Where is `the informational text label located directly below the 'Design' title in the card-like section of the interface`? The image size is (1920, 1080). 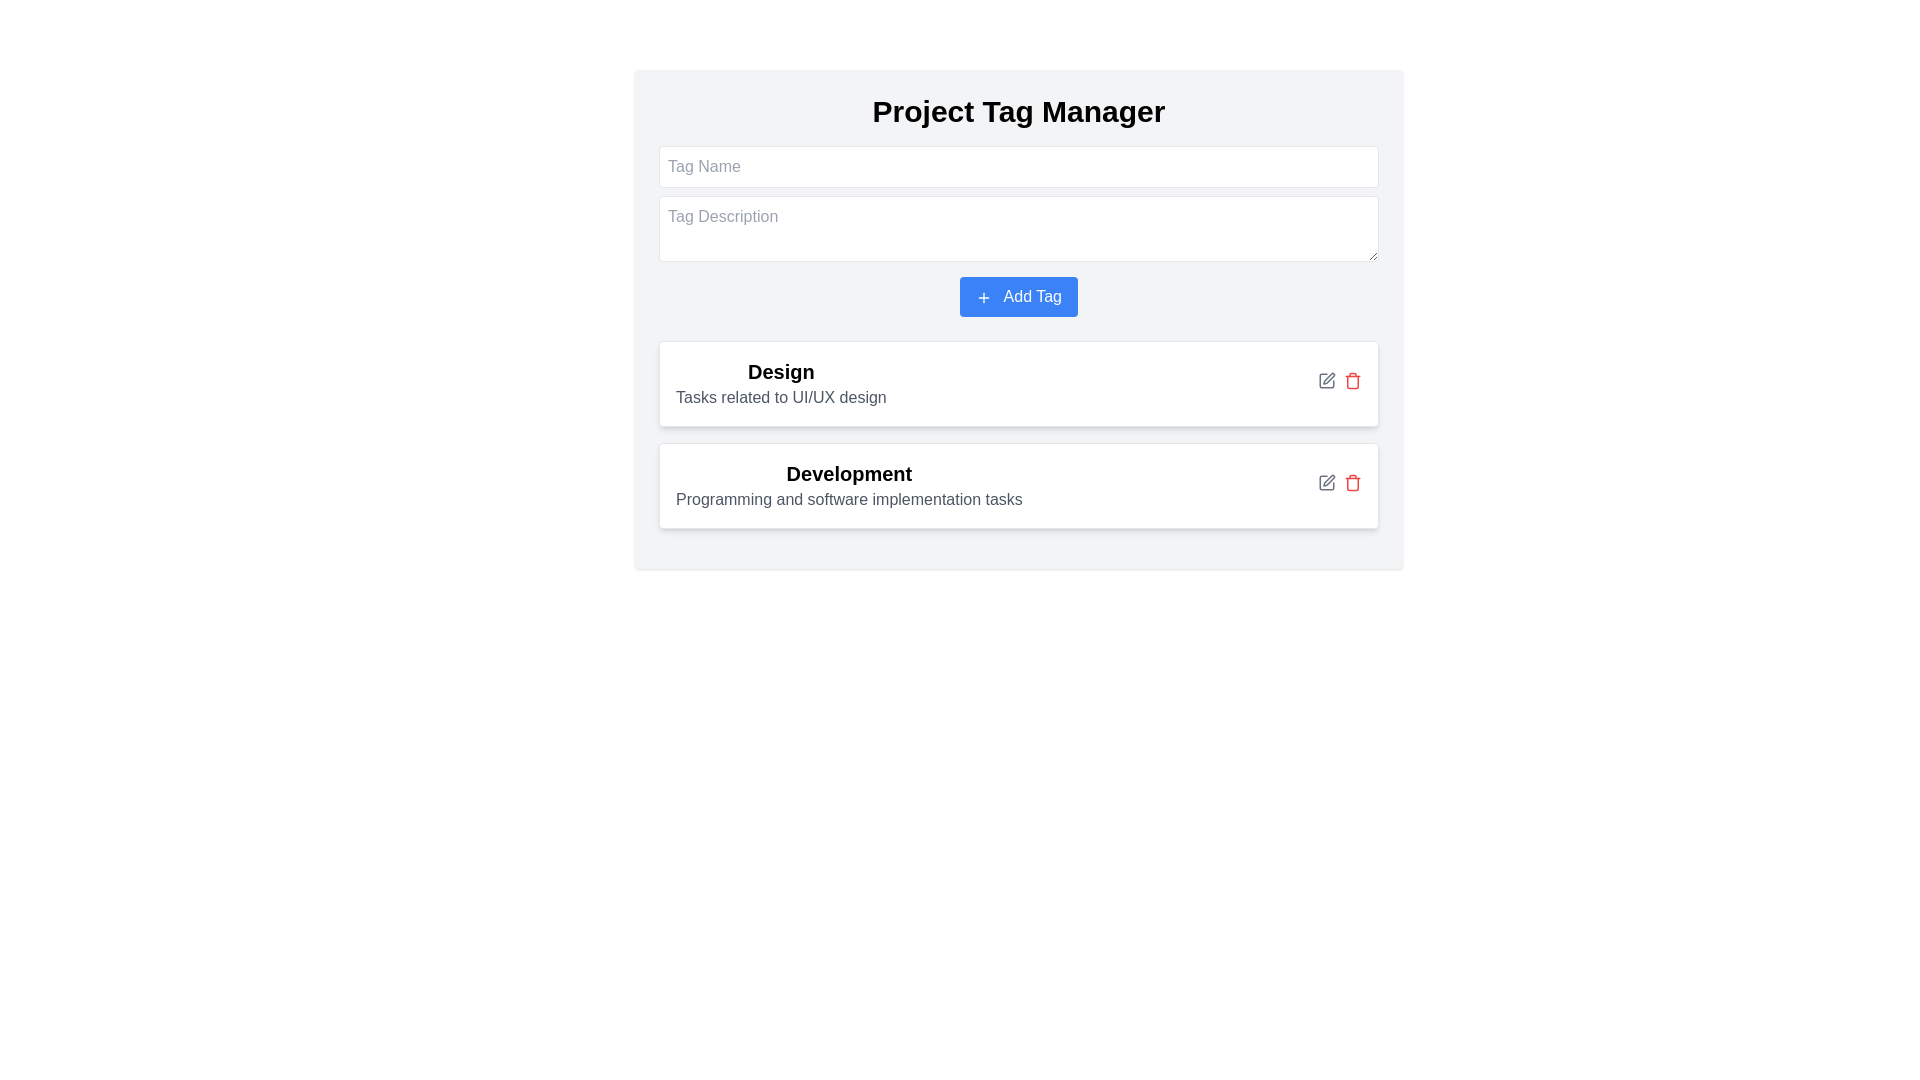
the informational text label located directly below the 'Design' title in the card-like section of the interface is located at coordinates (780, 397).